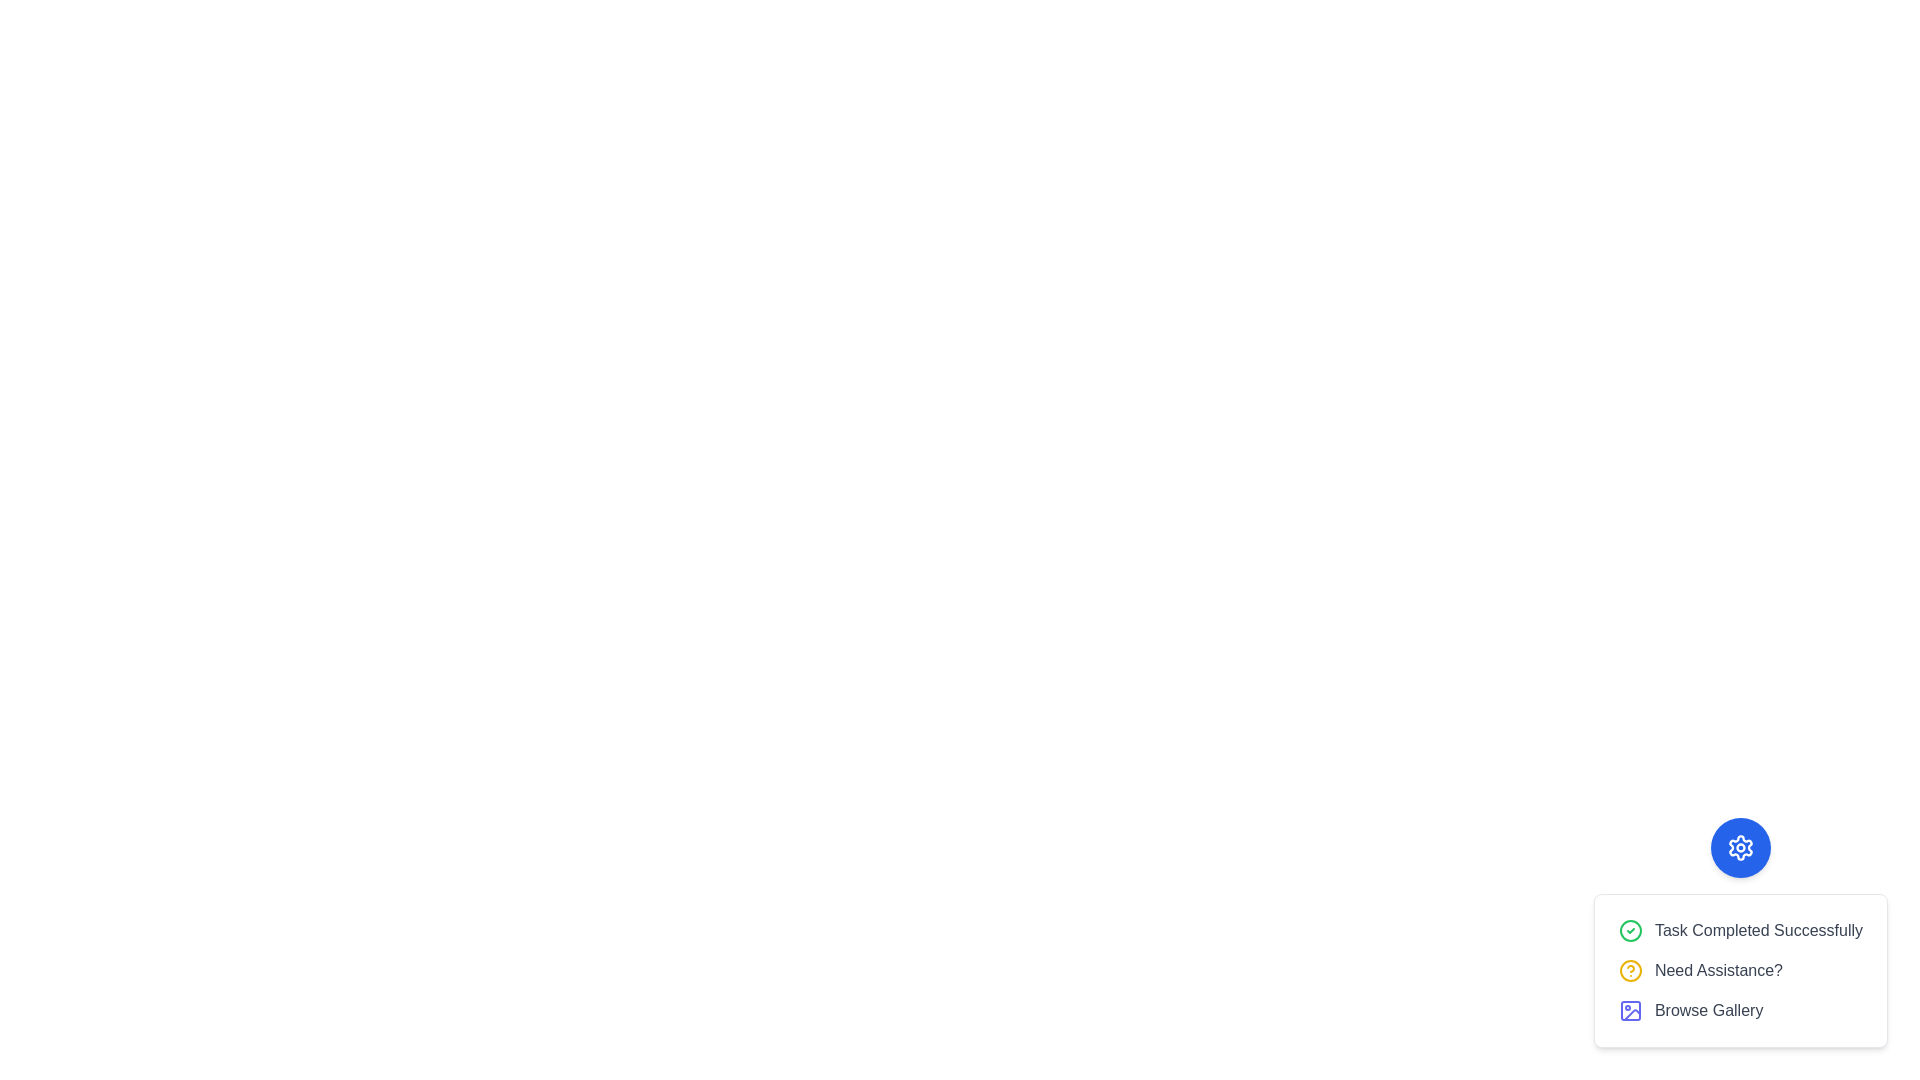  What do you see at coordinates (1757, 930) in the screenshot?
I see `the text label that displays 'Task Completed Successfully', located at the bottom right corner of the interface, indicating a completed status` at bounding box center [1757, 930].